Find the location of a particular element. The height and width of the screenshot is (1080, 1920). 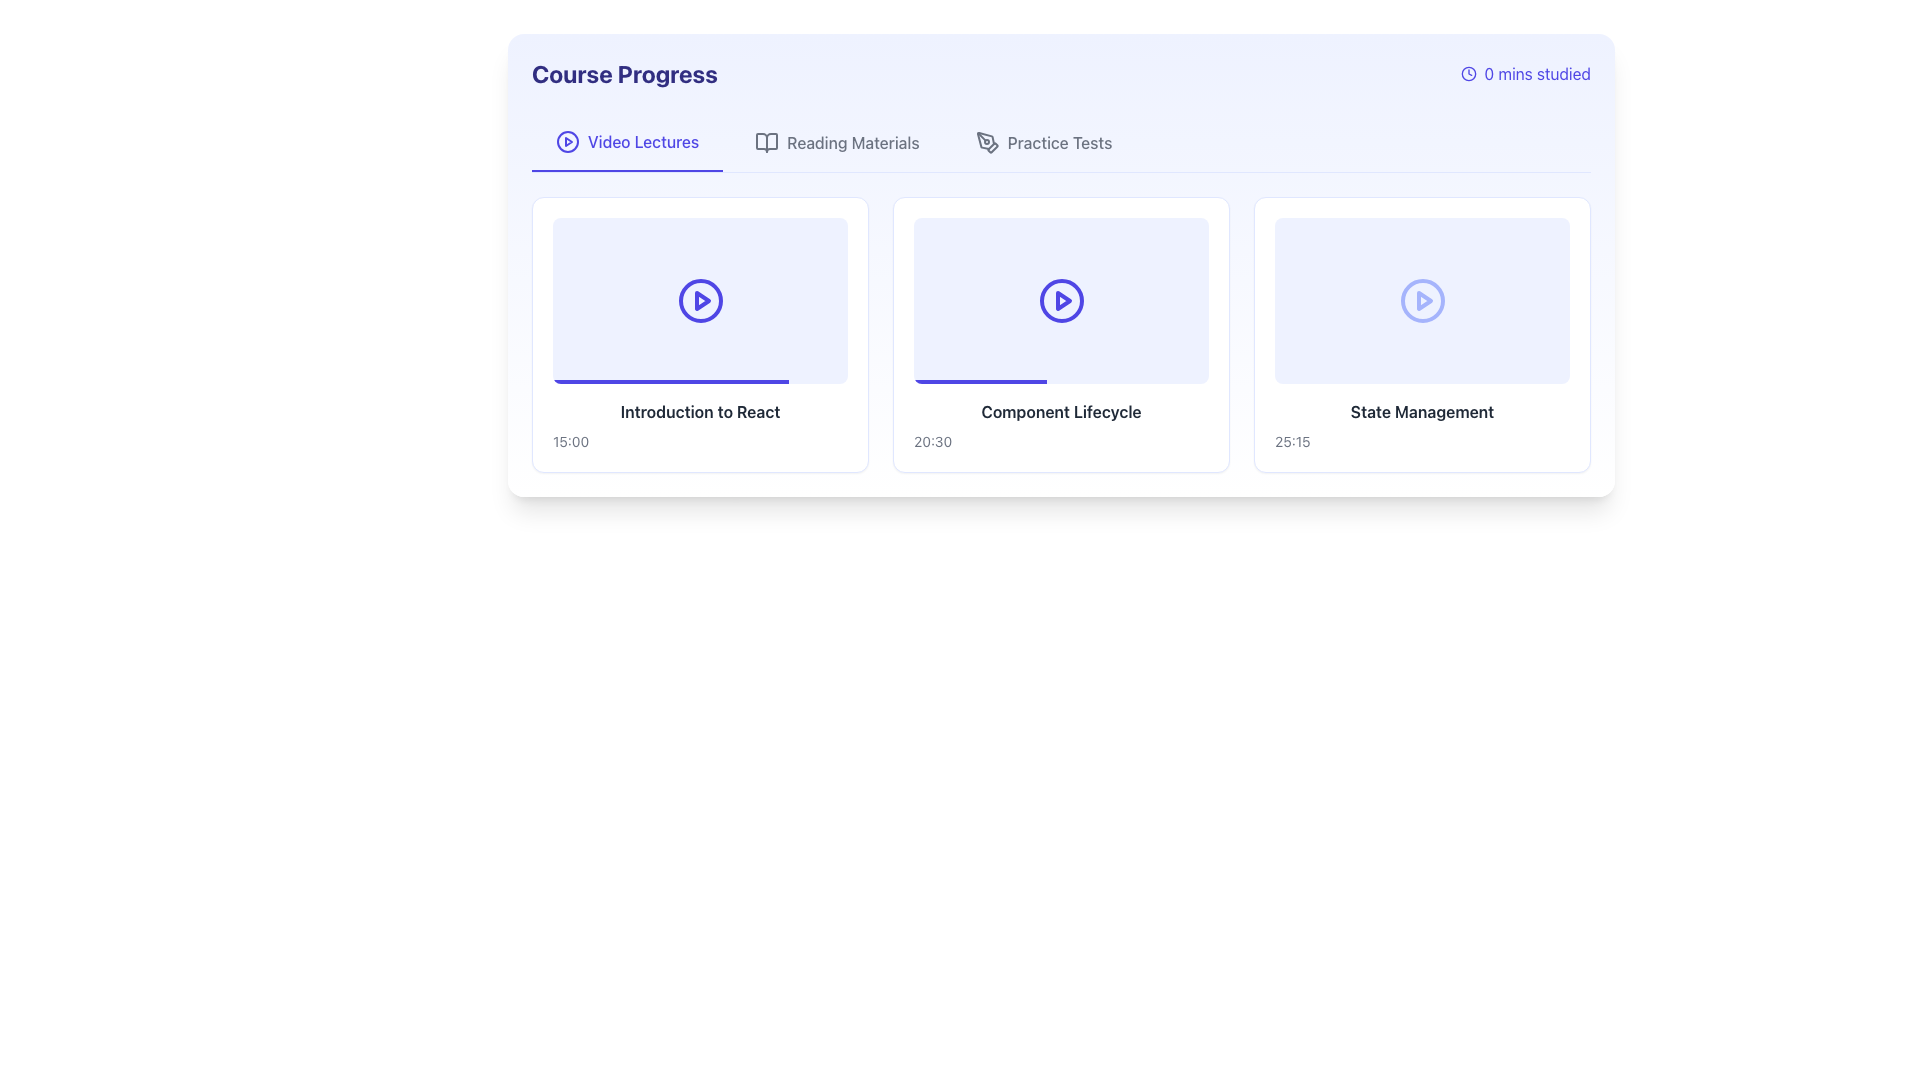

the 'Video Lectures' text label, which is located to the right of the play icon within the menu item component of the navigation bar is located at coordinates (643, 141).